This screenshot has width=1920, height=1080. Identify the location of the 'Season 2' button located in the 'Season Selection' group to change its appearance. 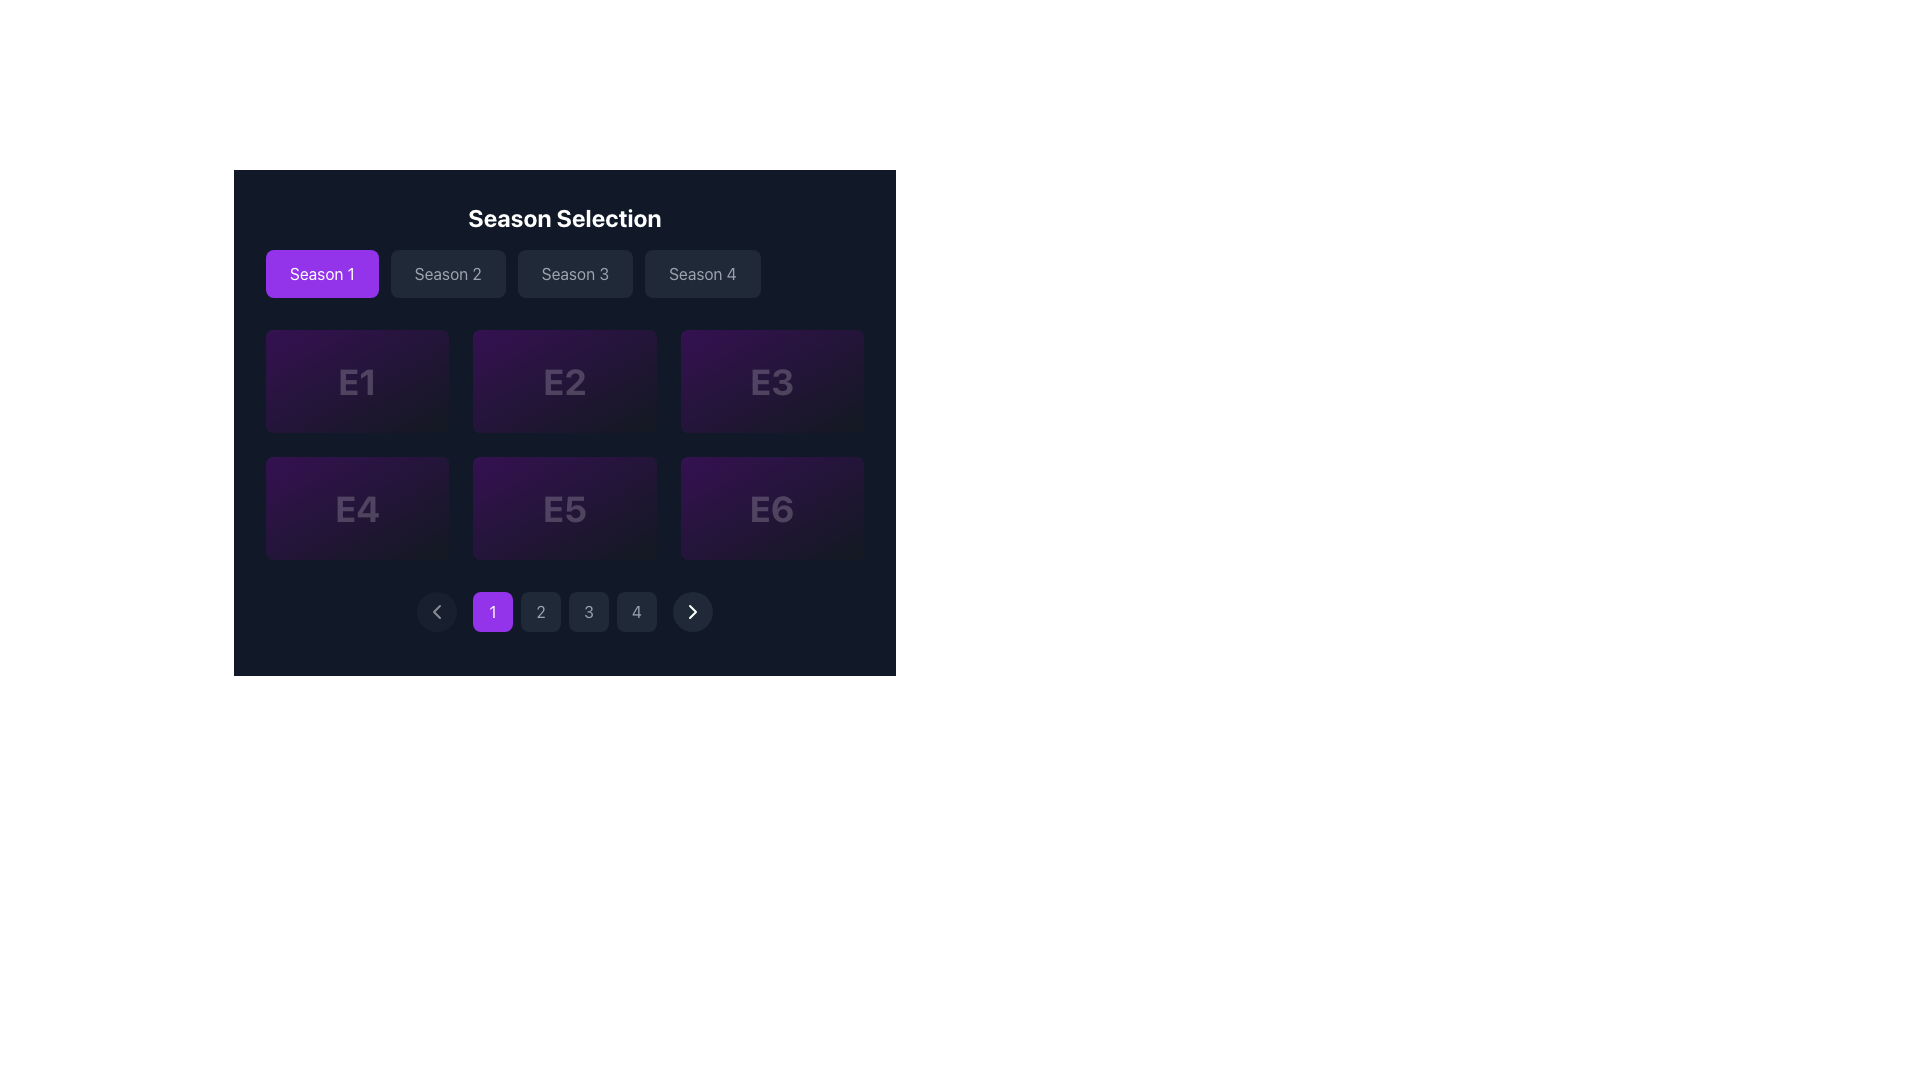
(447, 273).